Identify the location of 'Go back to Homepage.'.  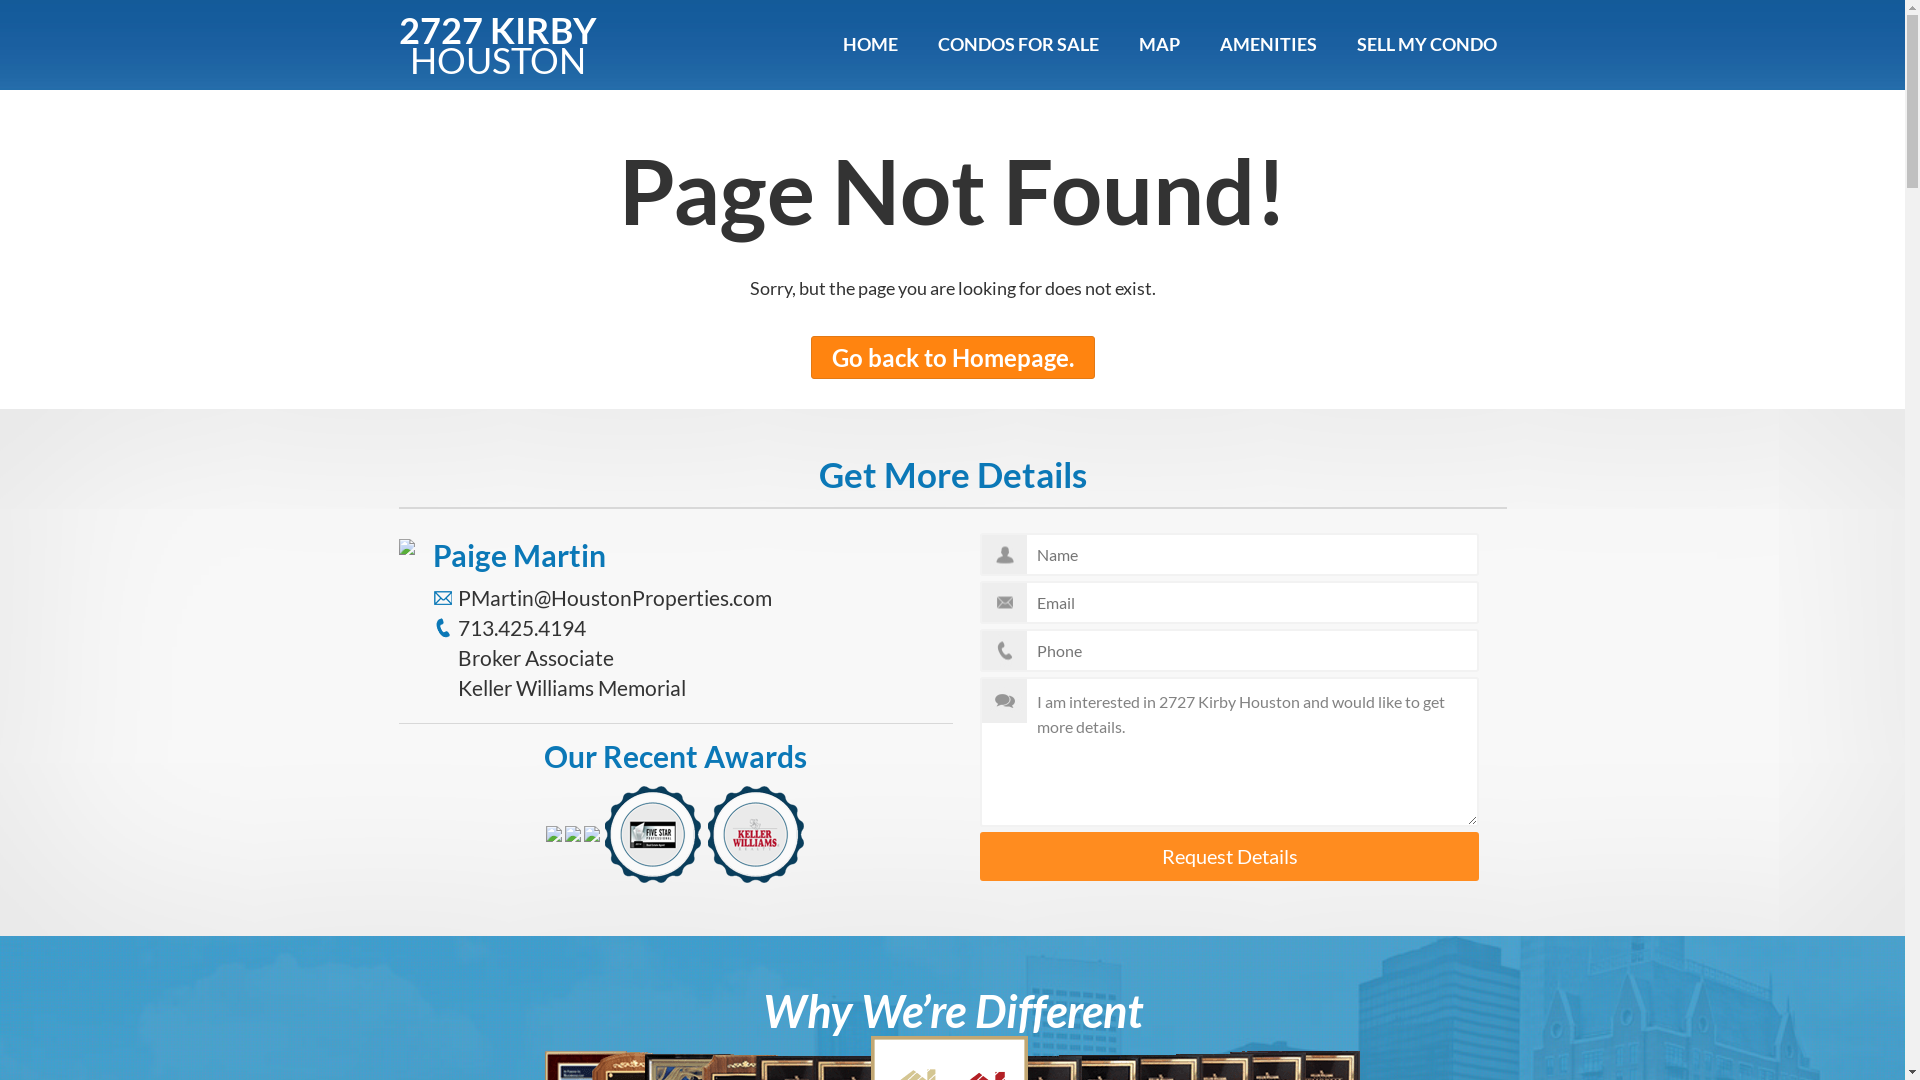
(950, 356).